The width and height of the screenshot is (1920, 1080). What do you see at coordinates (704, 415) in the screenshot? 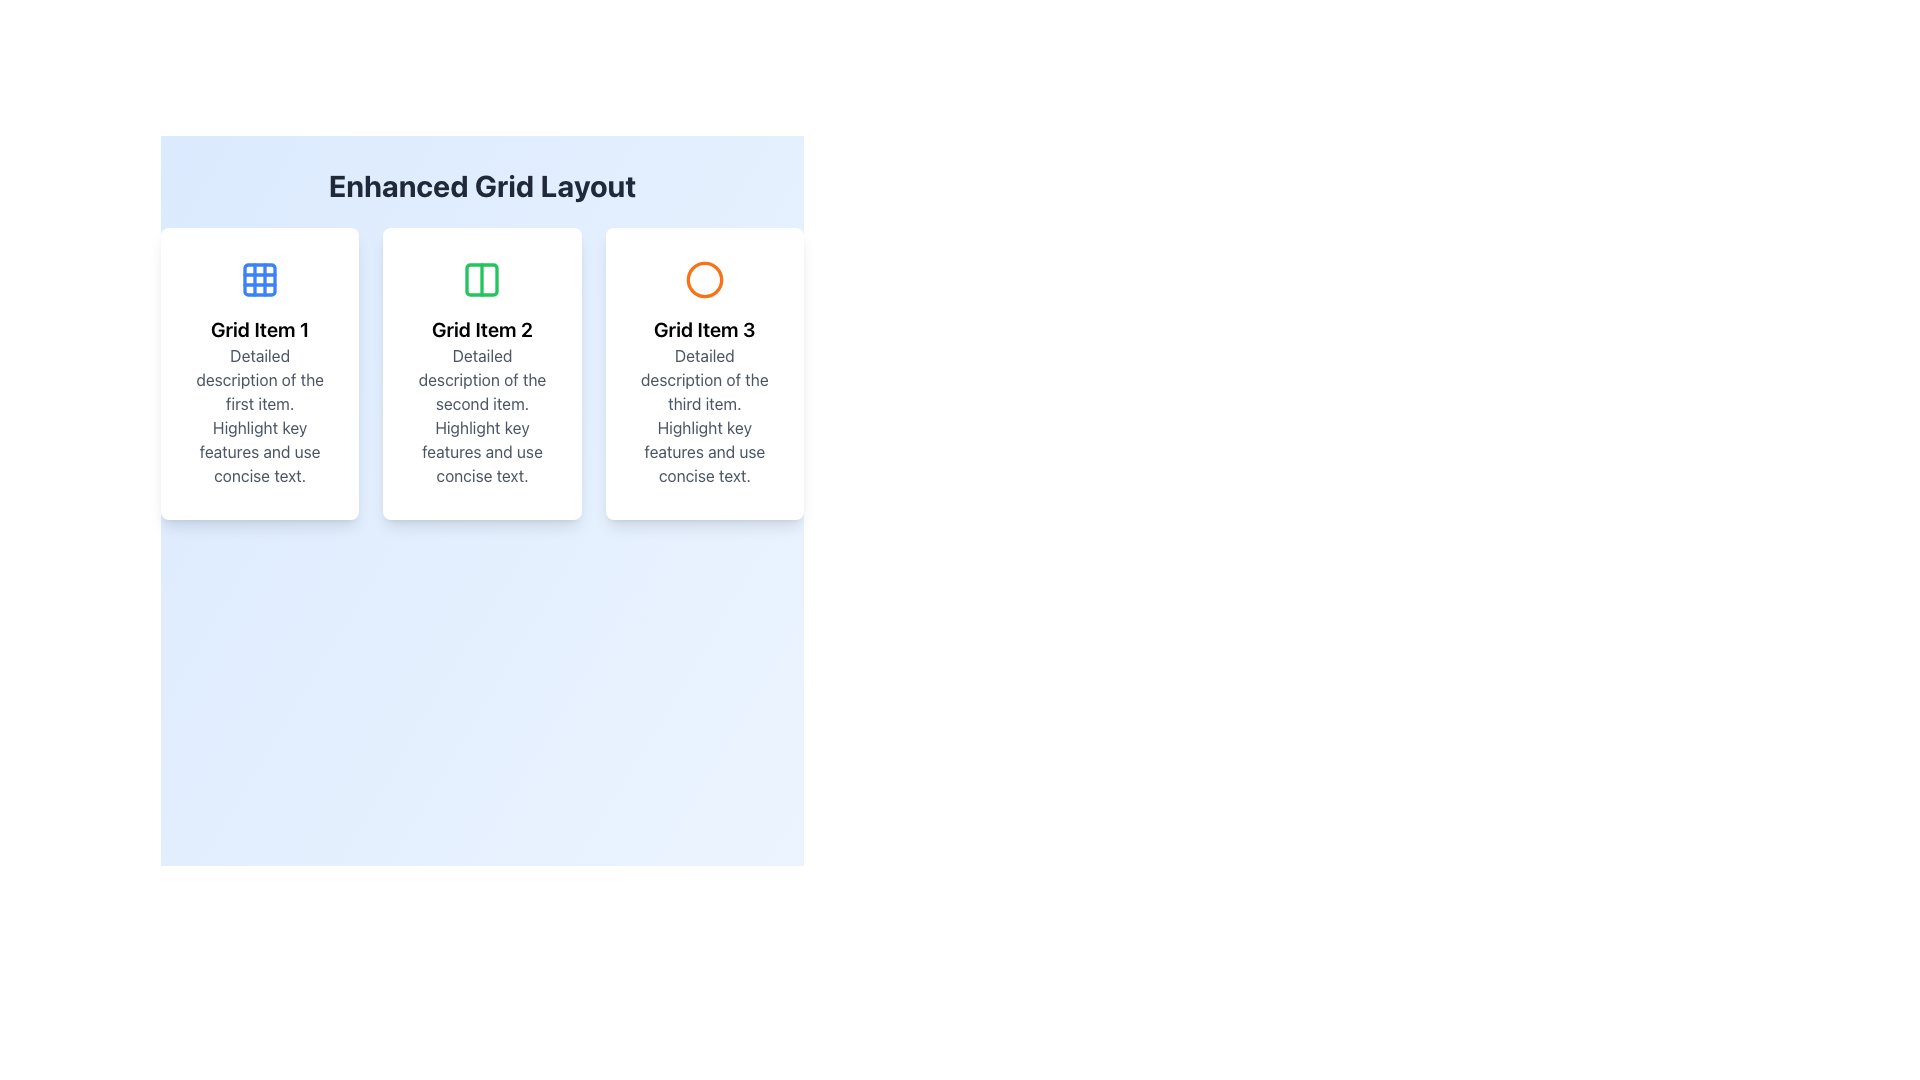
I see `the text block that reads 'Detailed description of the third item. Highlight key features and use concise text.' within the card titled 'Grid Item 3'` at bounding box center [704, 415].